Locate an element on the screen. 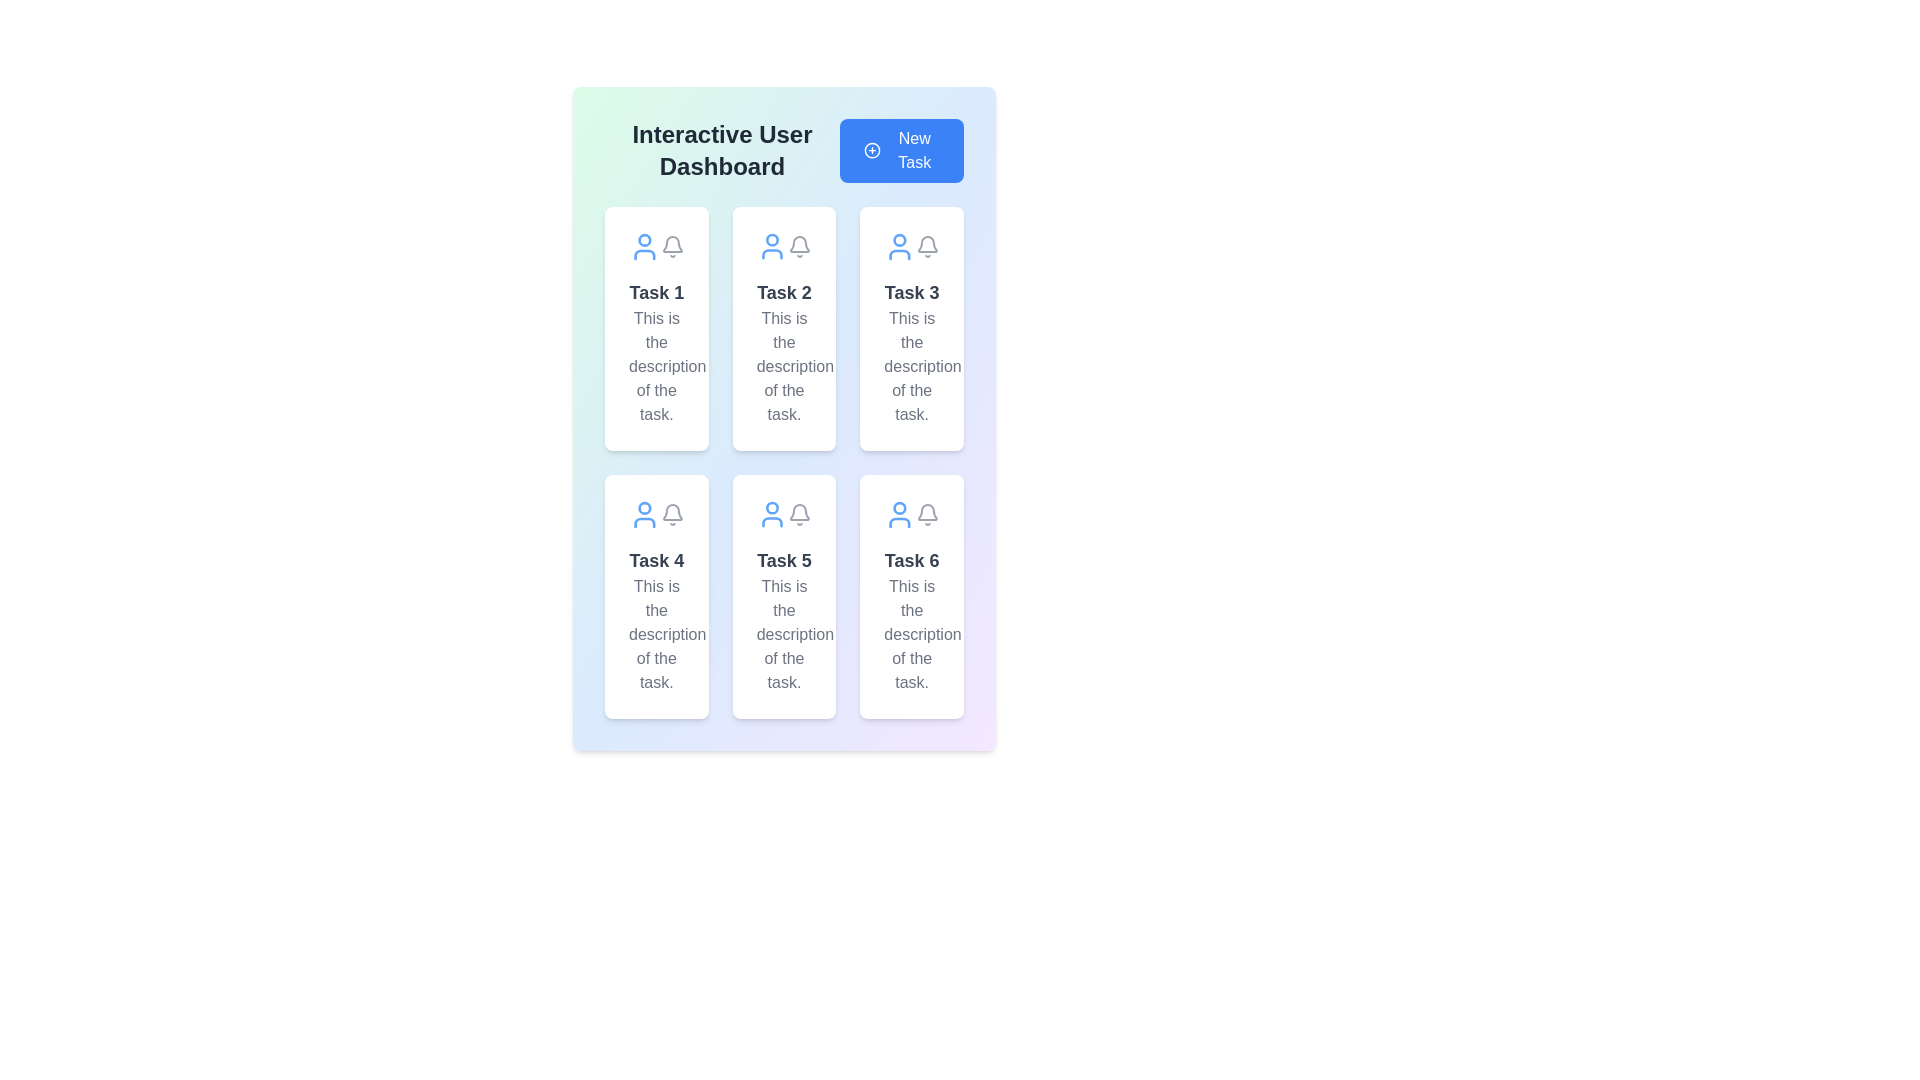 This screenshot has width=1920, height=1080. the user profile icon located in the top-left of the second card from the left in the top row of the grid layout is located at coordinates (771, 245).